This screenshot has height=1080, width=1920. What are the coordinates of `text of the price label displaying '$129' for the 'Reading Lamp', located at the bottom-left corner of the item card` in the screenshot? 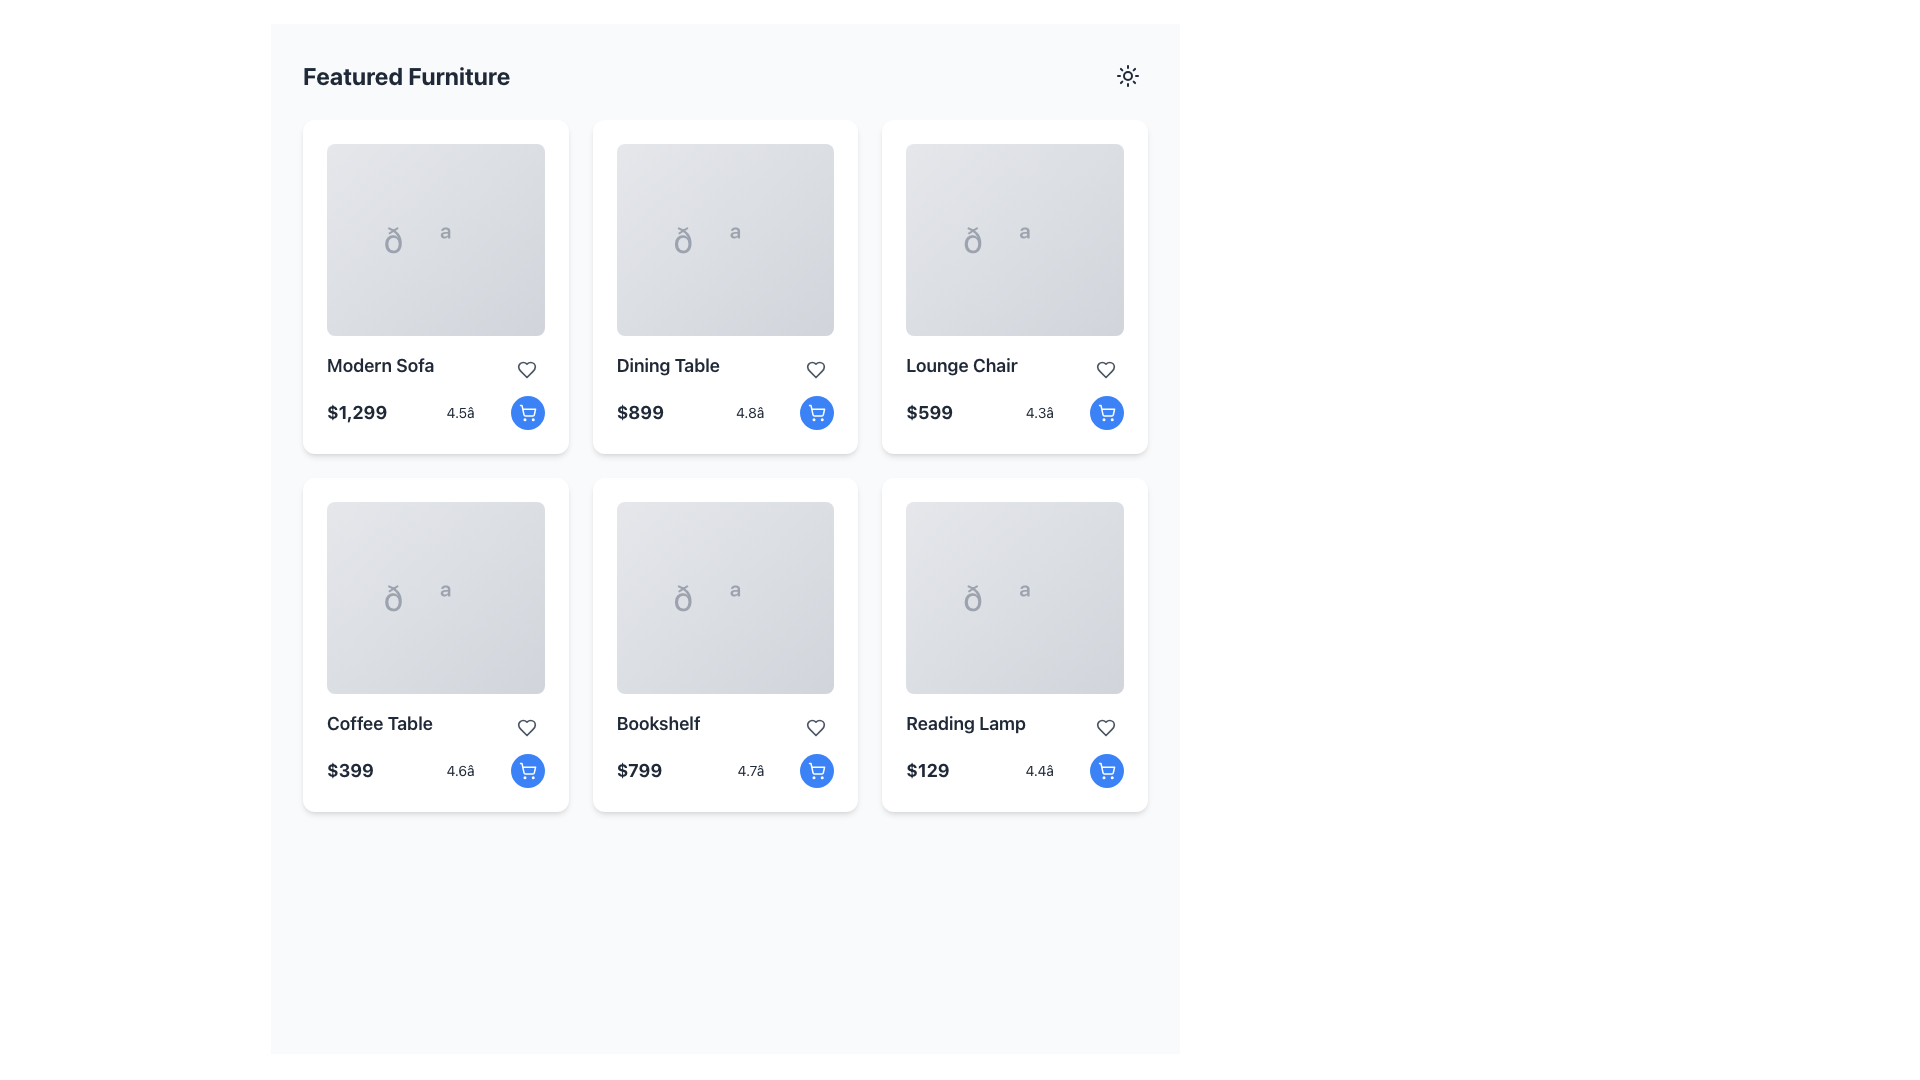 It's located at (926, 770).